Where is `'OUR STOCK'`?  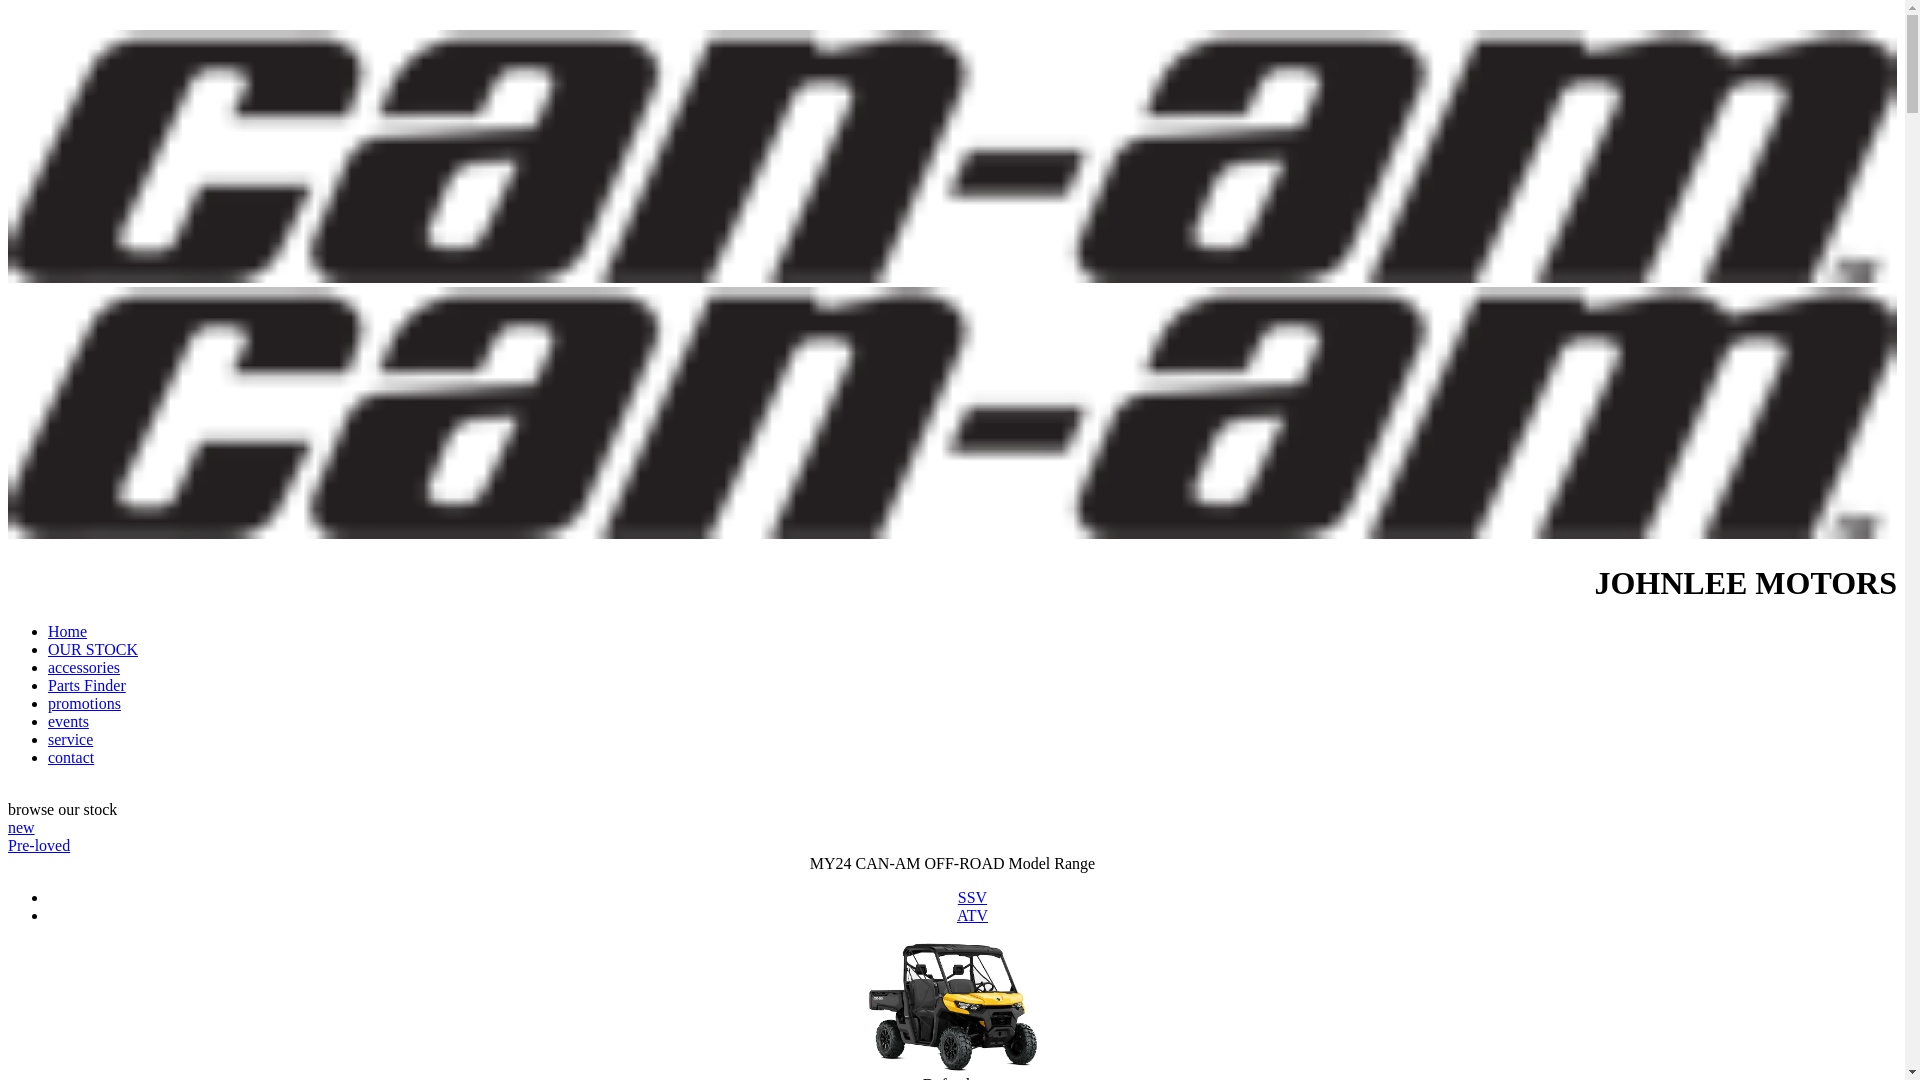
'OUR STOCK' is located at coordinates (91, 649).